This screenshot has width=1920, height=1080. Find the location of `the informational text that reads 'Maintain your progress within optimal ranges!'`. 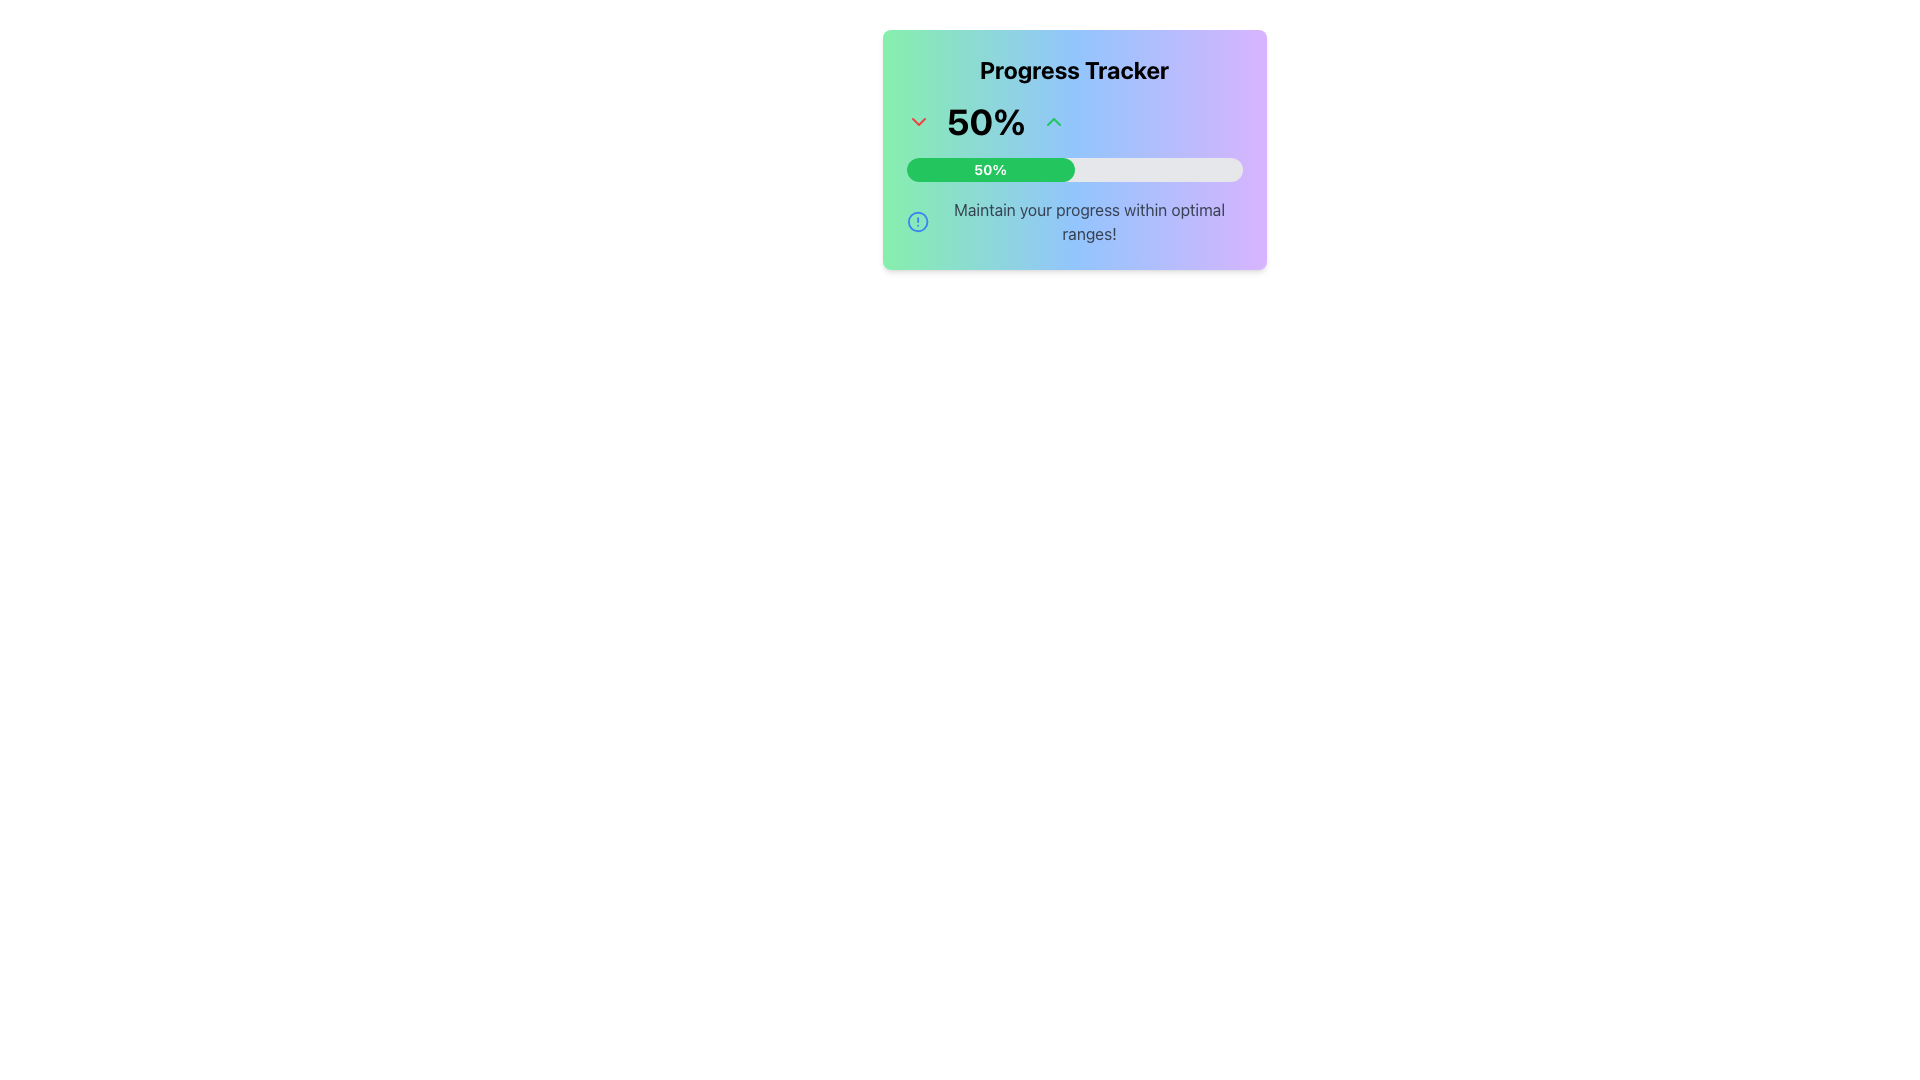

the informational text that reads 'Maintain your progress within optimal ranges!' is located at coordinates (1073, 222).